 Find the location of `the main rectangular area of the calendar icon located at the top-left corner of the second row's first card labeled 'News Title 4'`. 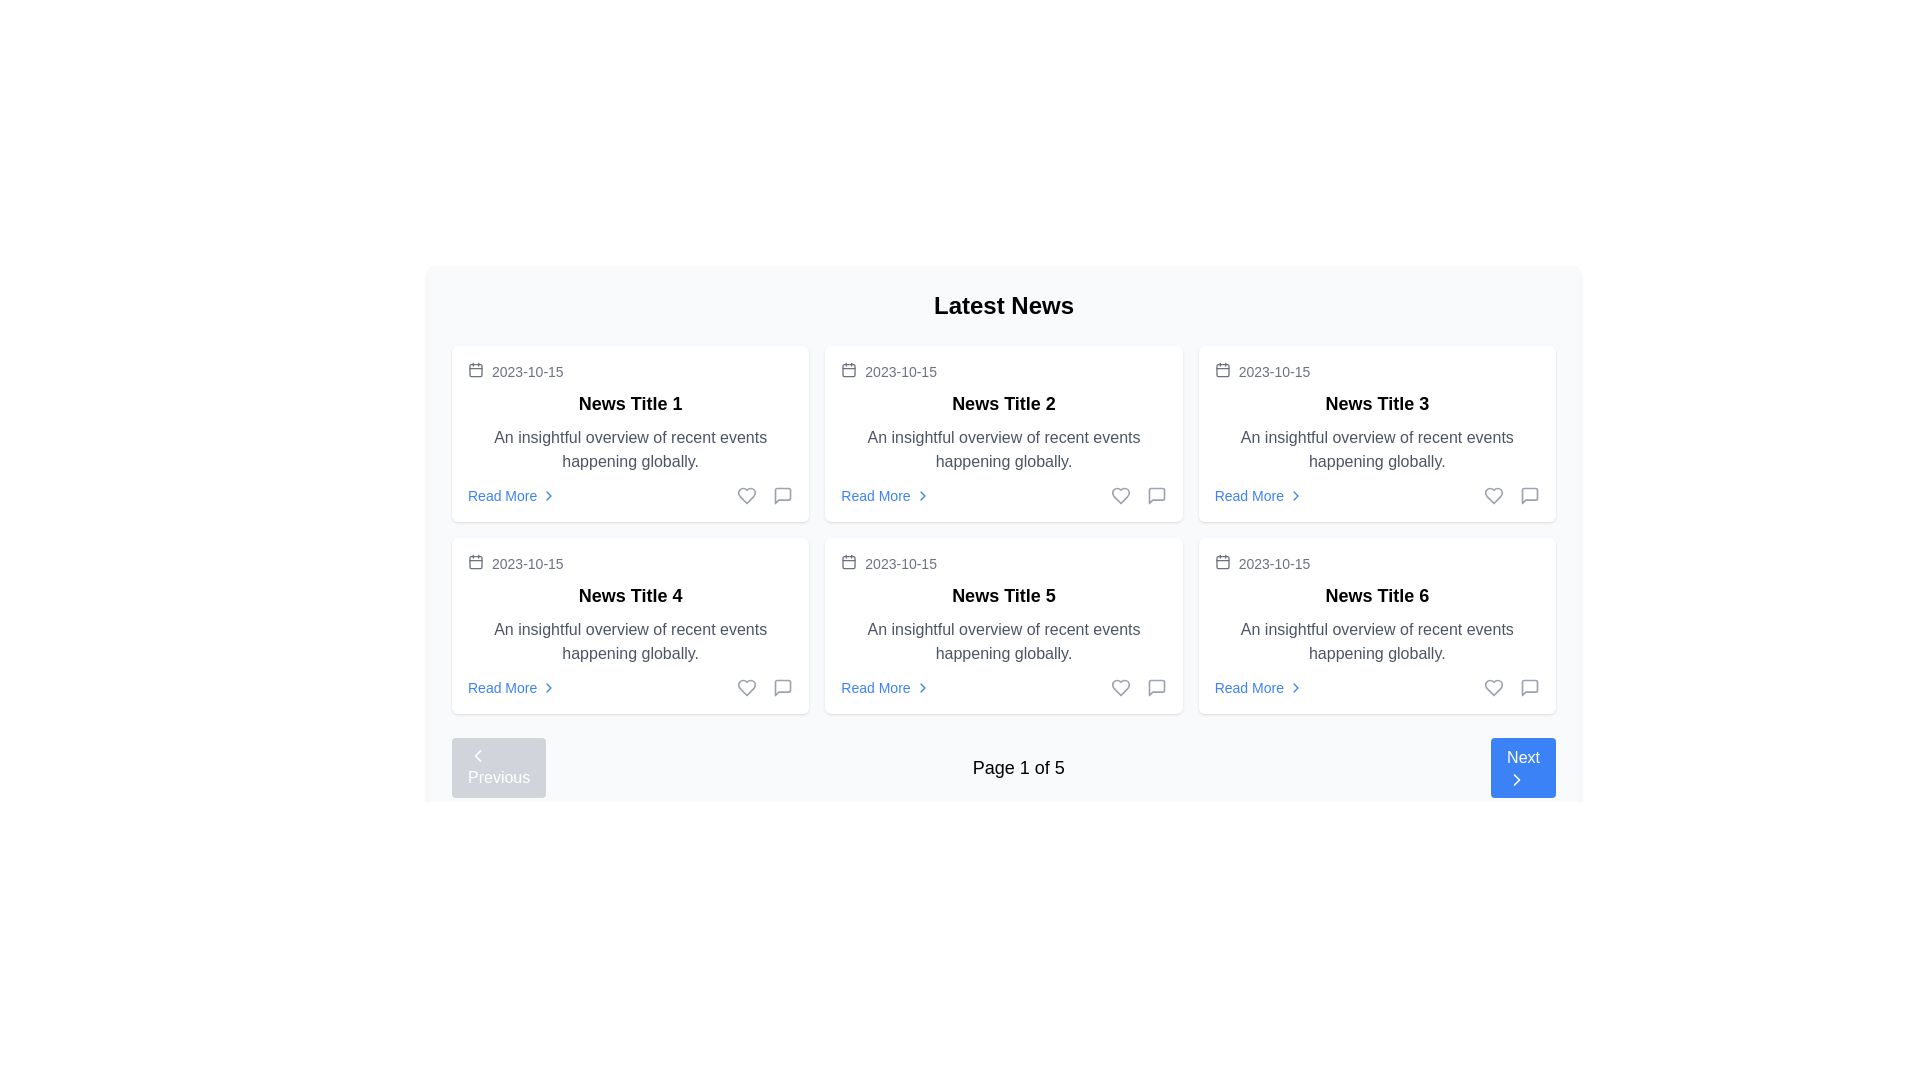

the main rectangular area of the calendar icon located at the top-left corner of the second row's first card labeled 'News Title 4' is located at coordinates (474, 562).